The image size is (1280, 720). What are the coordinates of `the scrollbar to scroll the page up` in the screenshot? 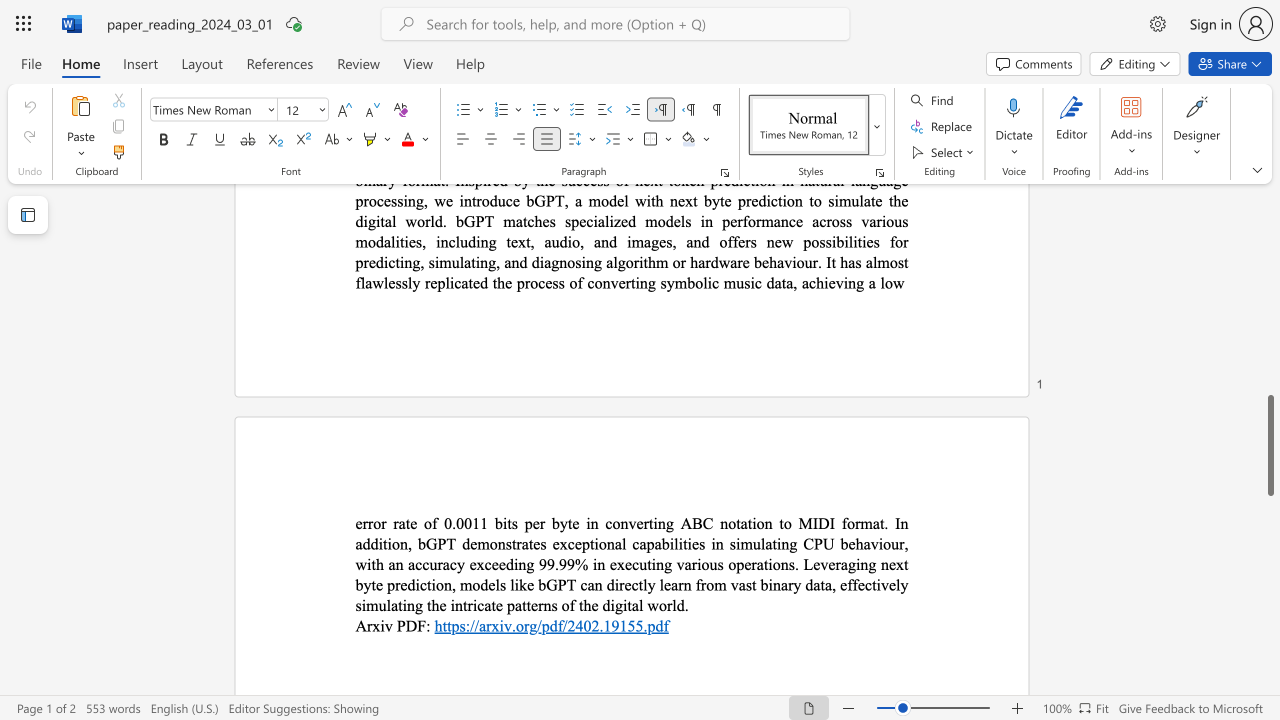 It's located at (1269, 238).